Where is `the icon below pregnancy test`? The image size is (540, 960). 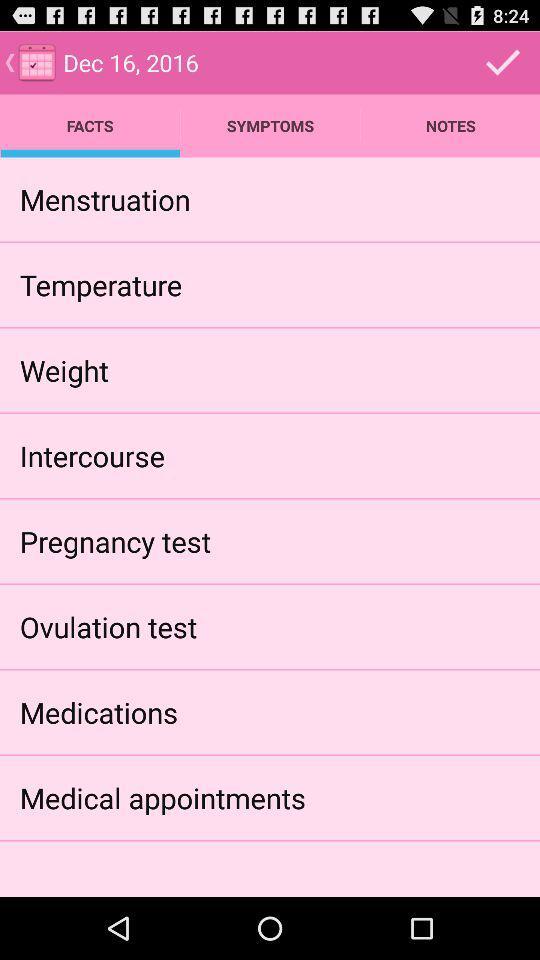 the icon below pregnancy test is located at coordinates (108, 625).